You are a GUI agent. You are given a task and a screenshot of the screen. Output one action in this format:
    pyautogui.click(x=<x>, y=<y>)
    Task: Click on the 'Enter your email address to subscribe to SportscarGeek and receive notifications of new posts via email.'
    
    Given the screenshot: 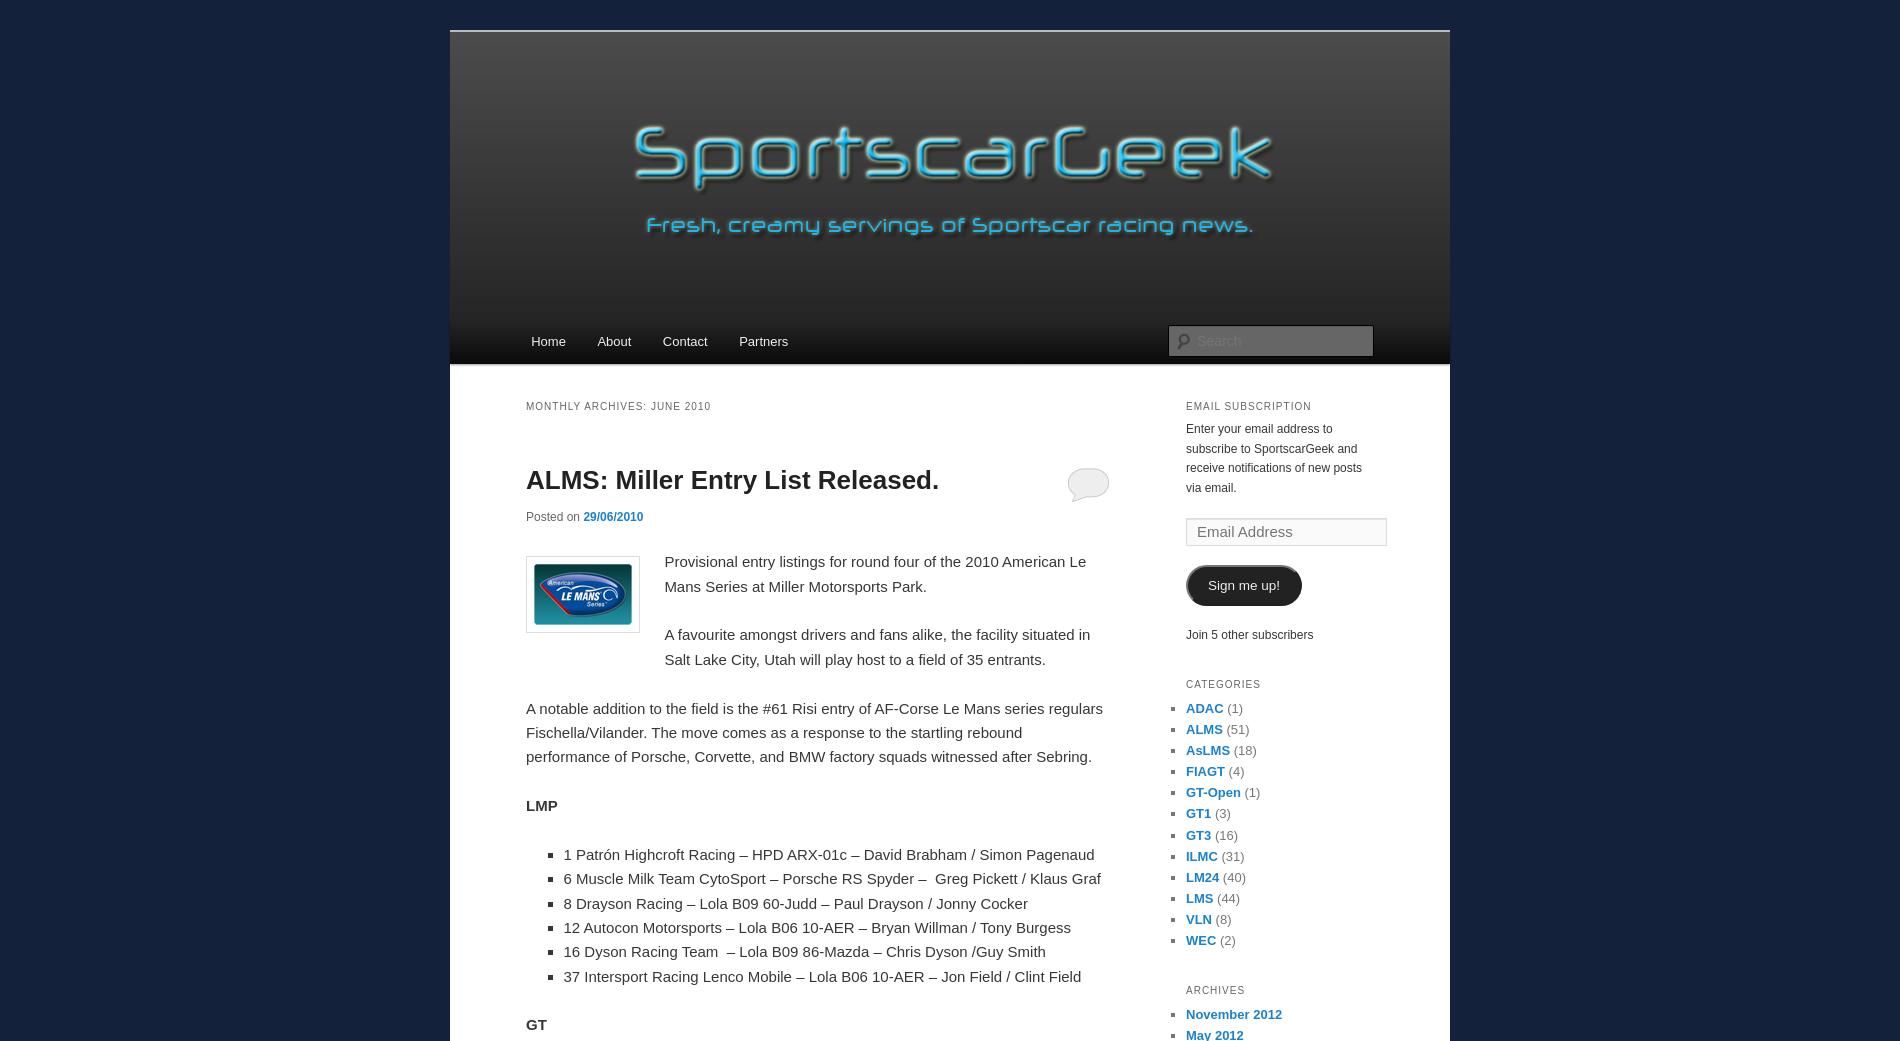 What is the action you would take?
    pyautogui.click(x=1272, y=457)
    